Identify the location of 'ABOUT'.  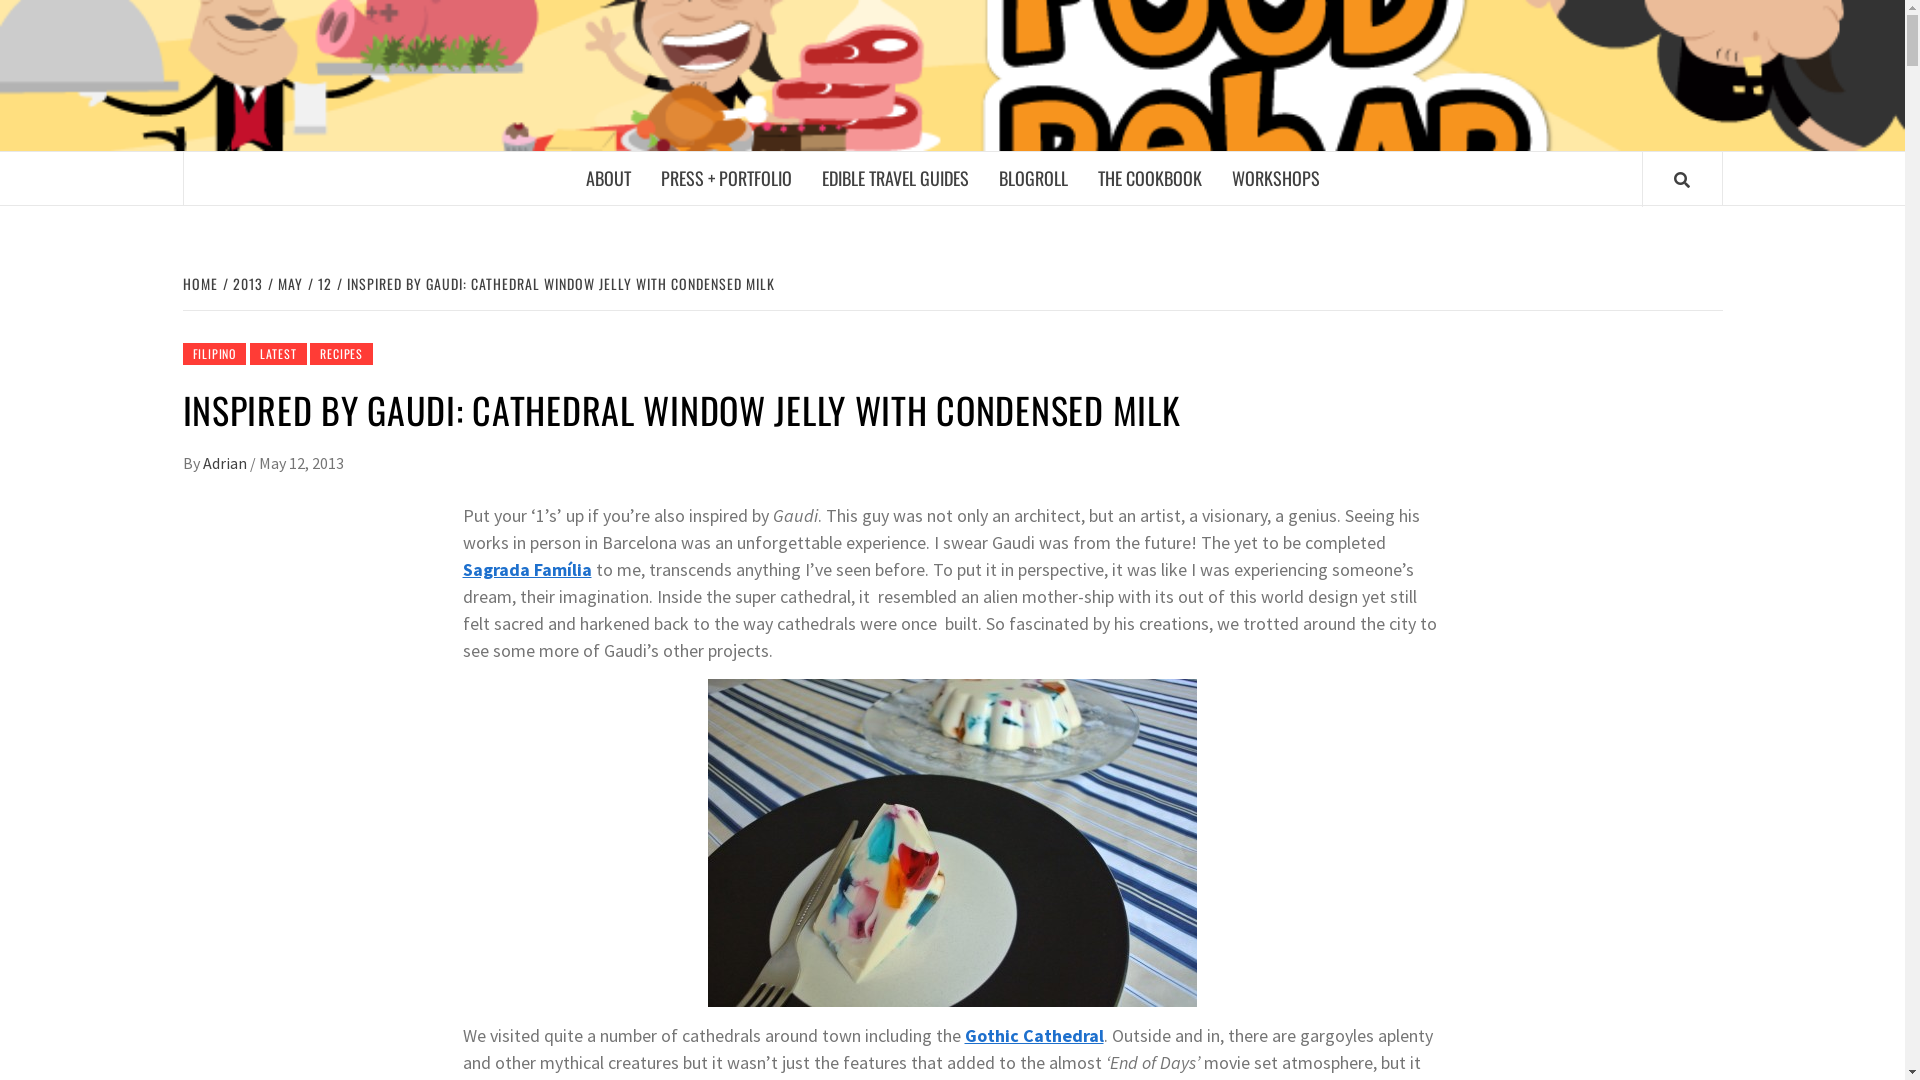
(606, 177).